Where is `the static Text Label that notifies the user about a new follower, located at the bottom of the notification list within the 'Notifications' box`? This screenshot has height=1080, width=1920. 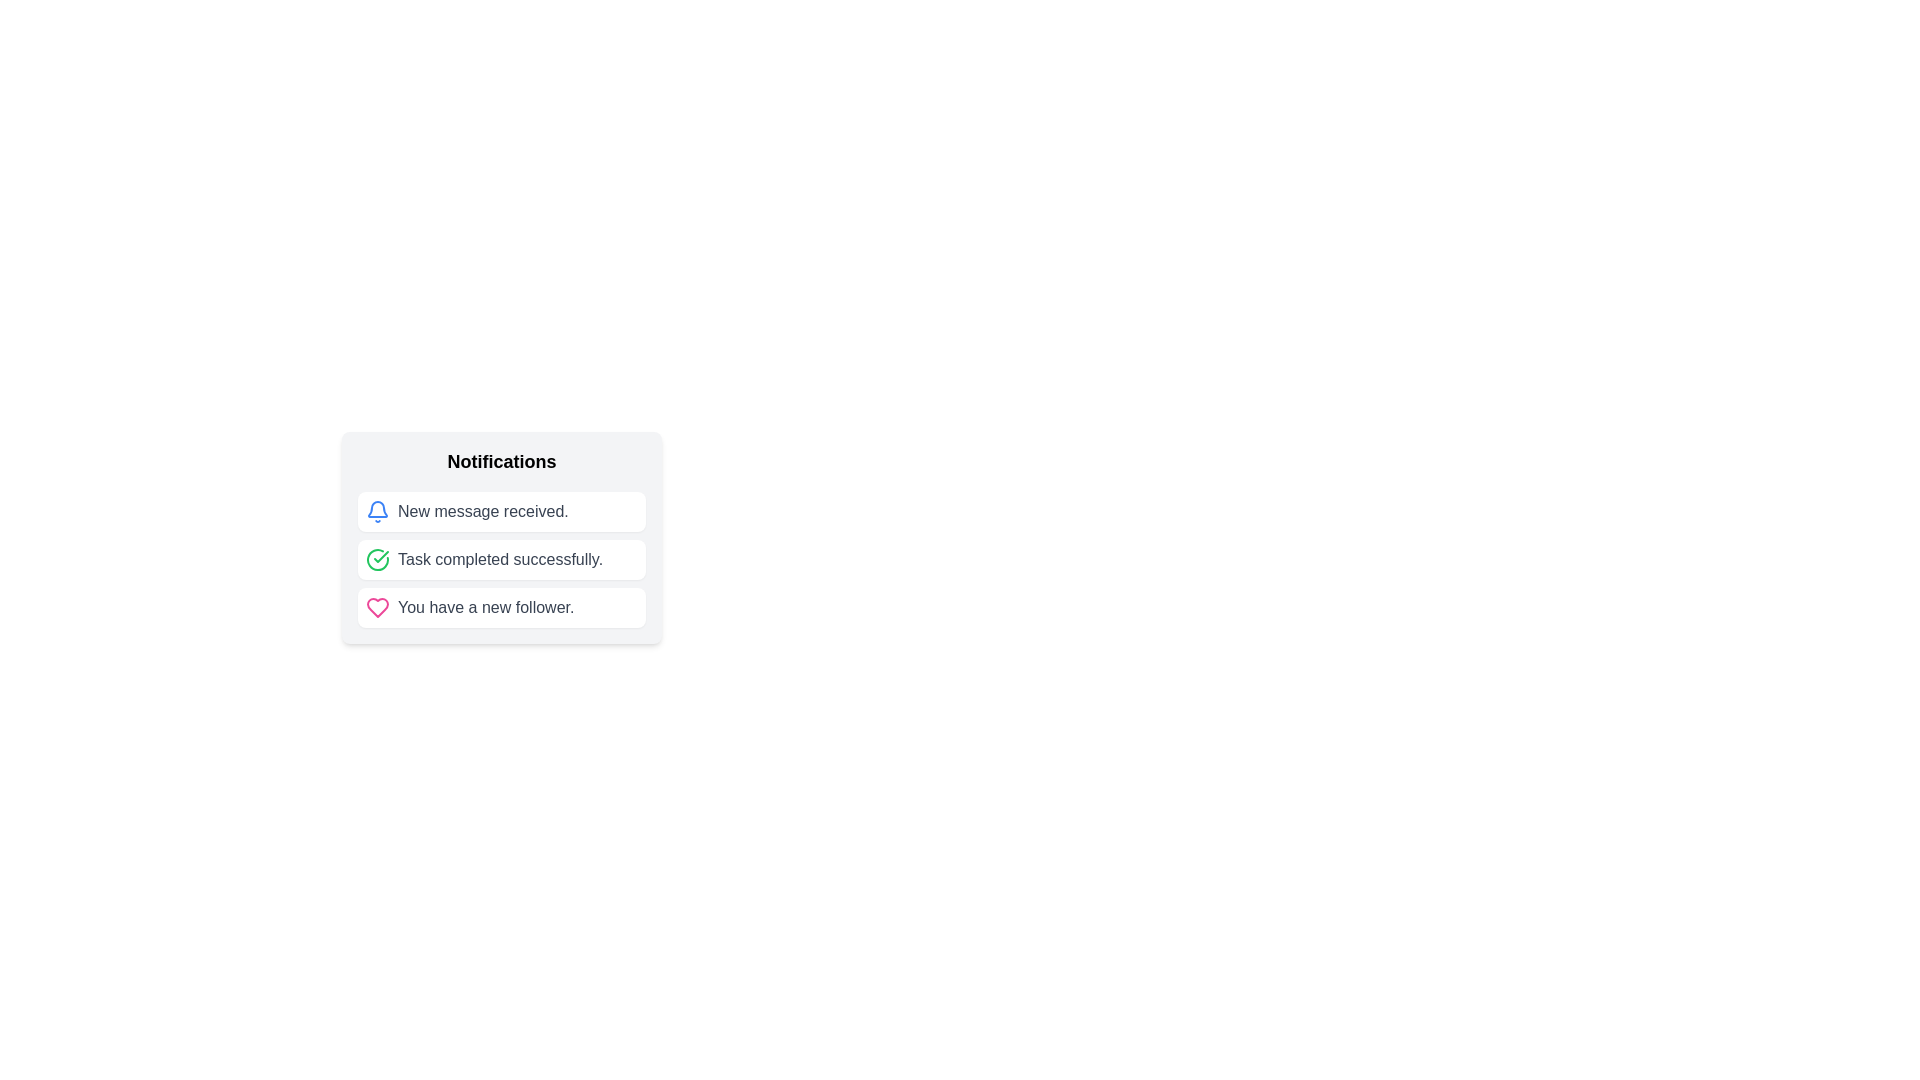 the static Text Label that notifies the user about a new follower, located at the bottom of the notification list within the 'Notifications' box is located at coordinates (502, 607).